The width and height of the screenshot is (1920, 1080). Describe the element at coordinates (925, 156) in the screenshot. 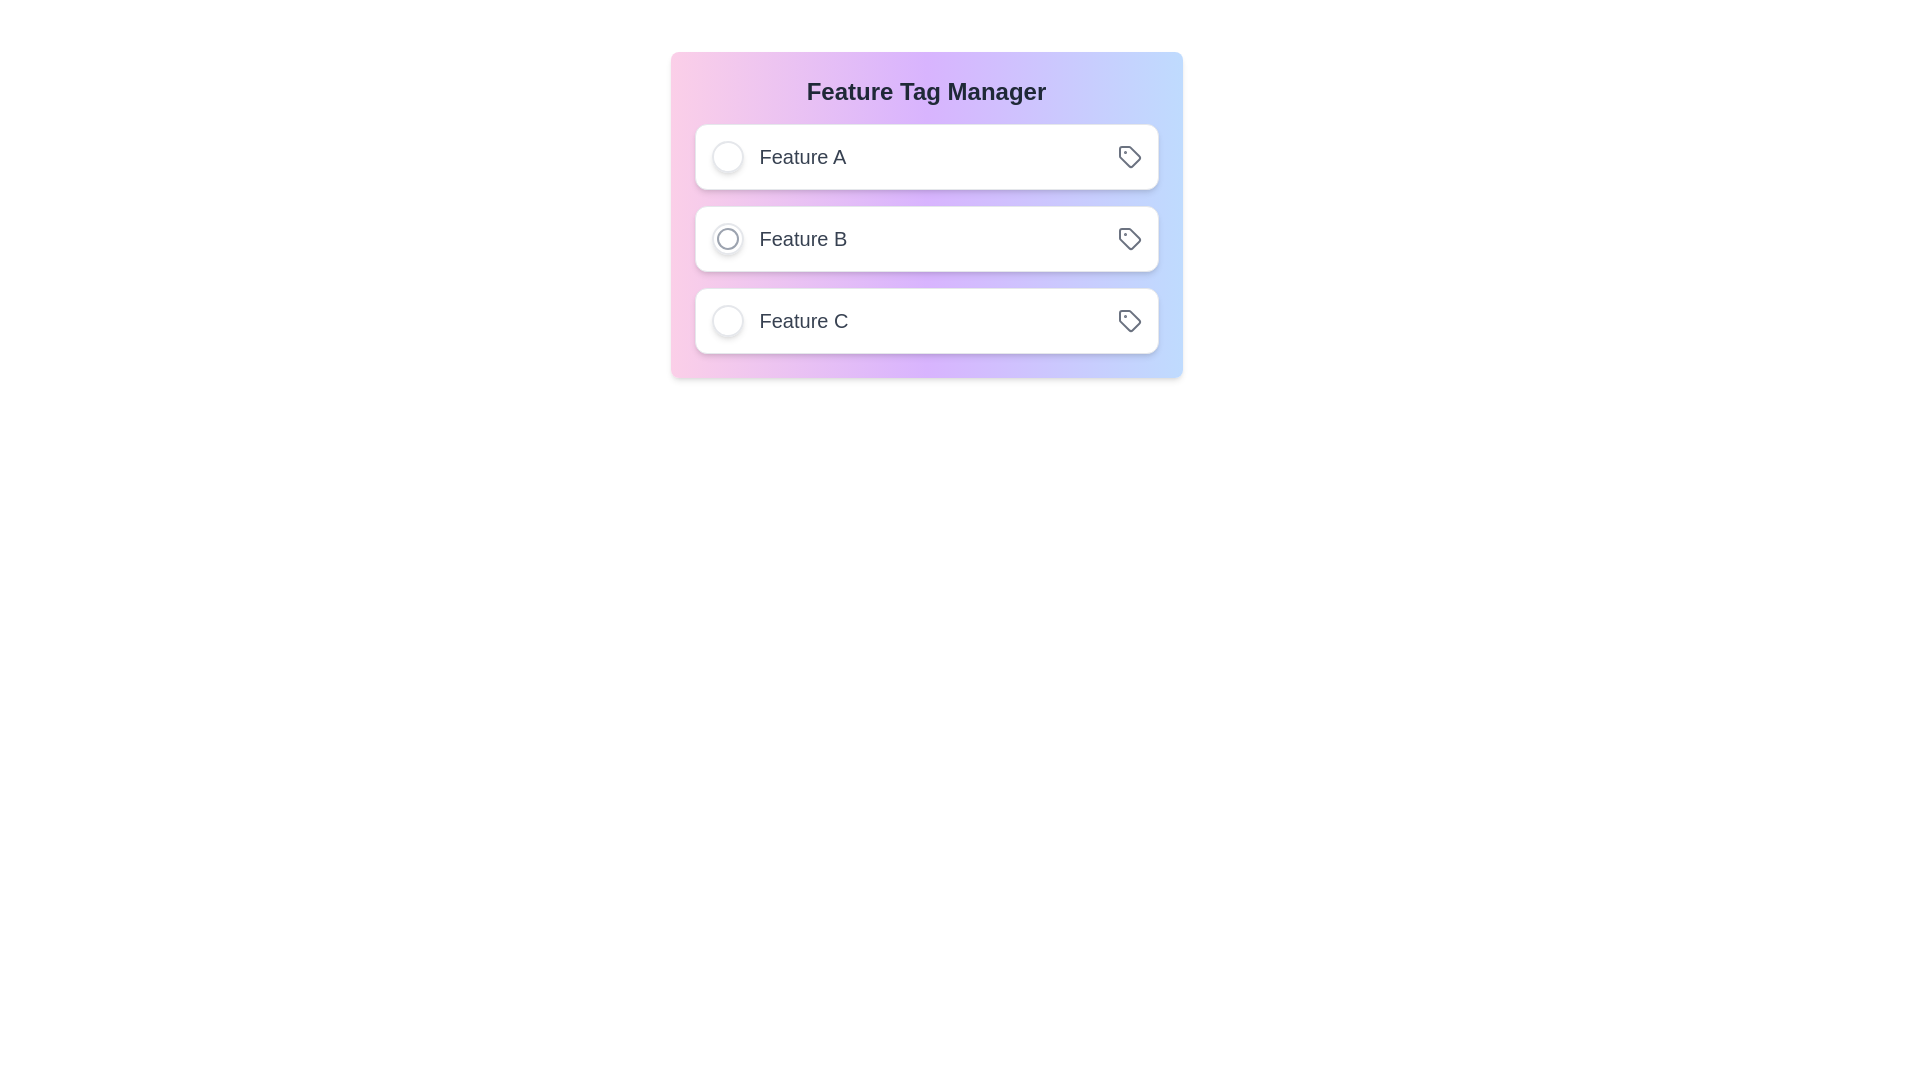

I see `the first feature card labeled 'Feature A' in the 'Feature Tag Manager' panel, which has a white background, a bordered edge, and rounded corners` at that location.